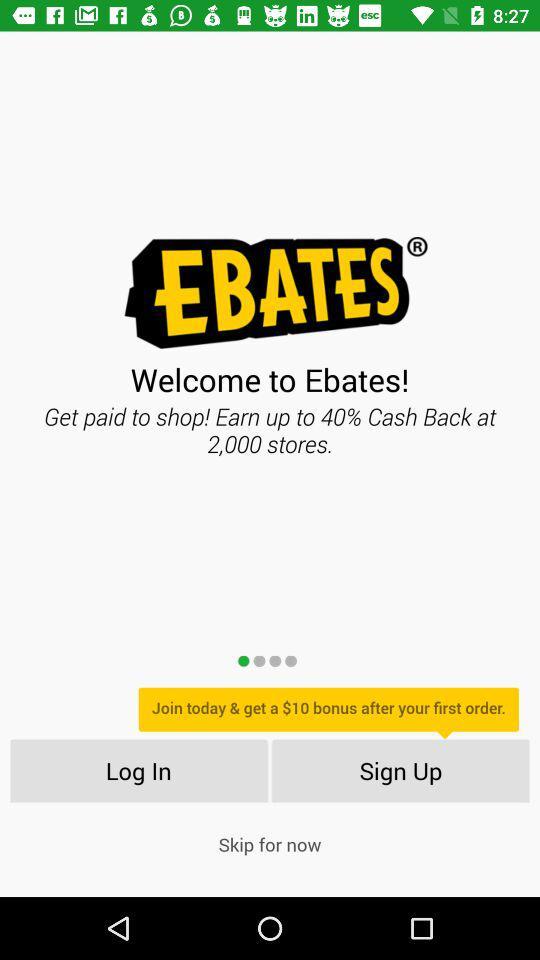 This screenshot has width=540, height=960. I want to click on the skip for now, so click(270, 843).